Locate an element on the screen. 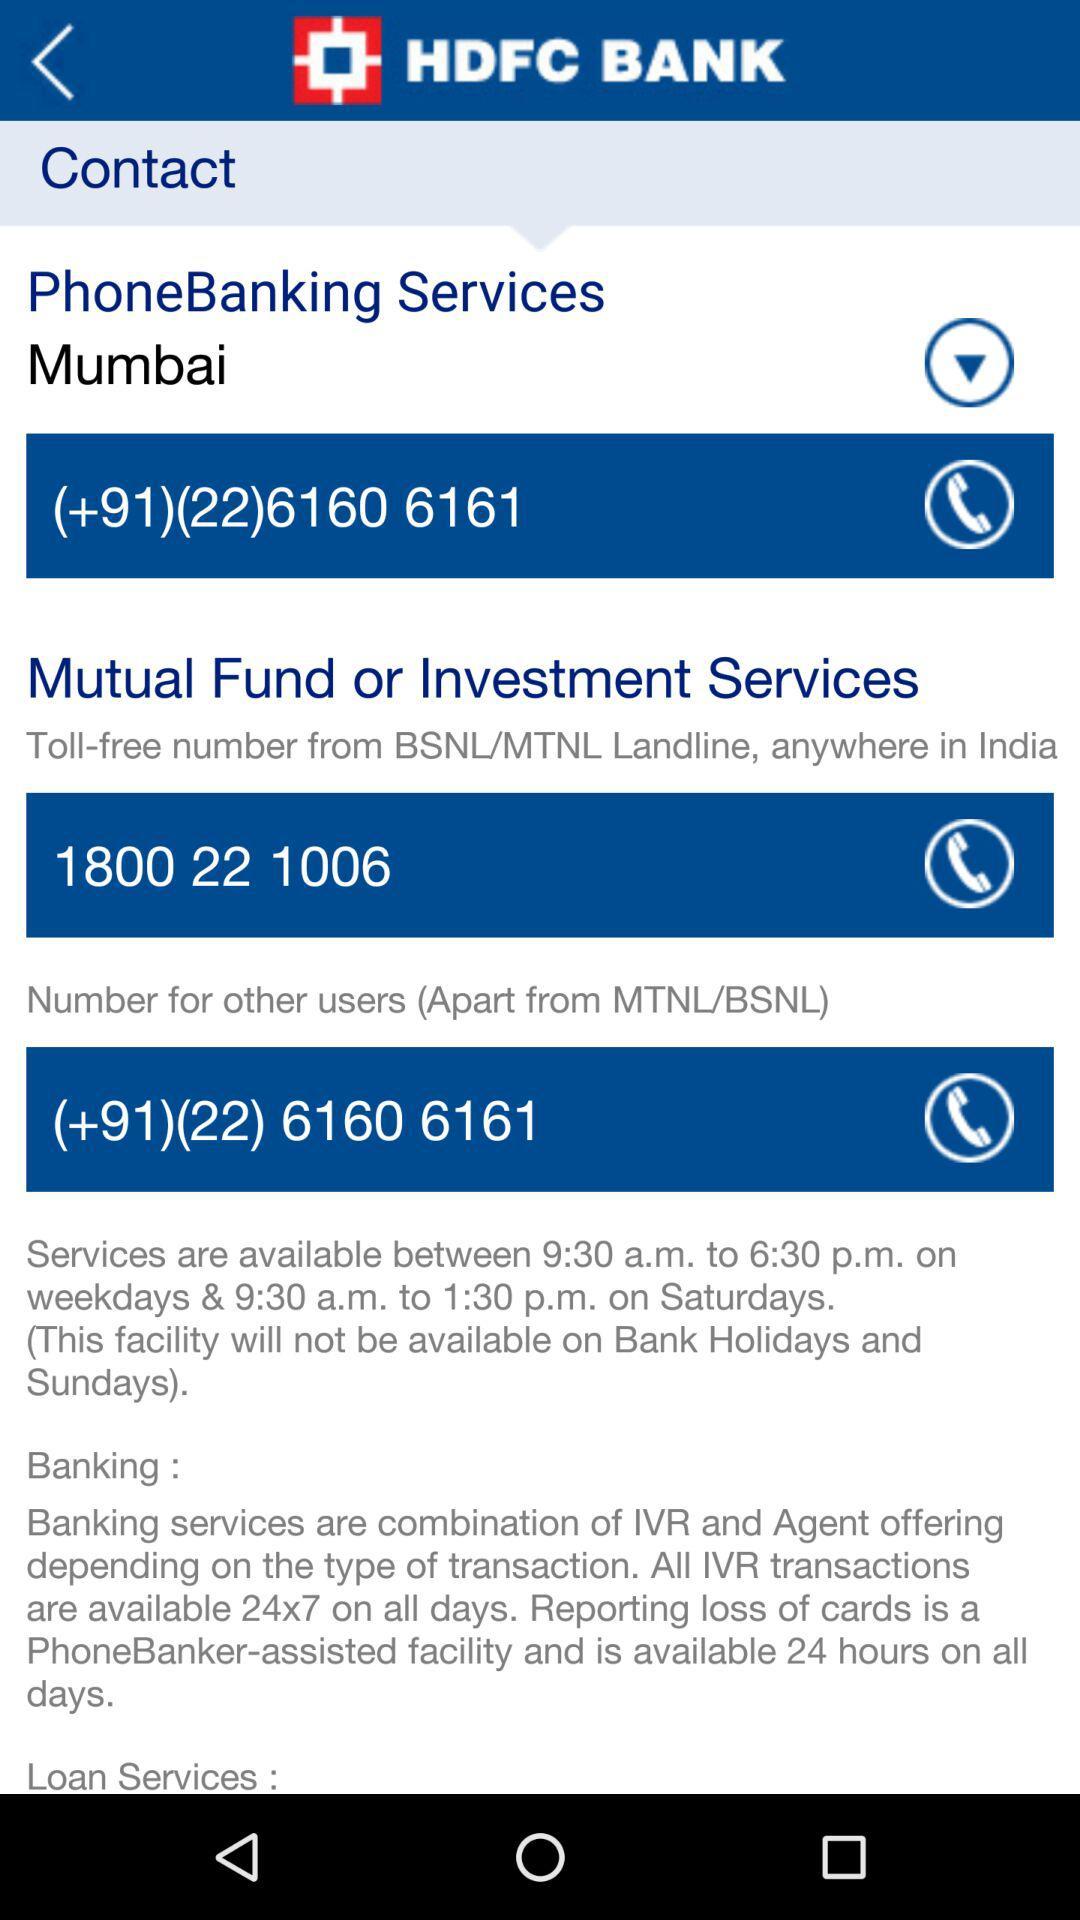  phone is located at coordinates (540, 505).